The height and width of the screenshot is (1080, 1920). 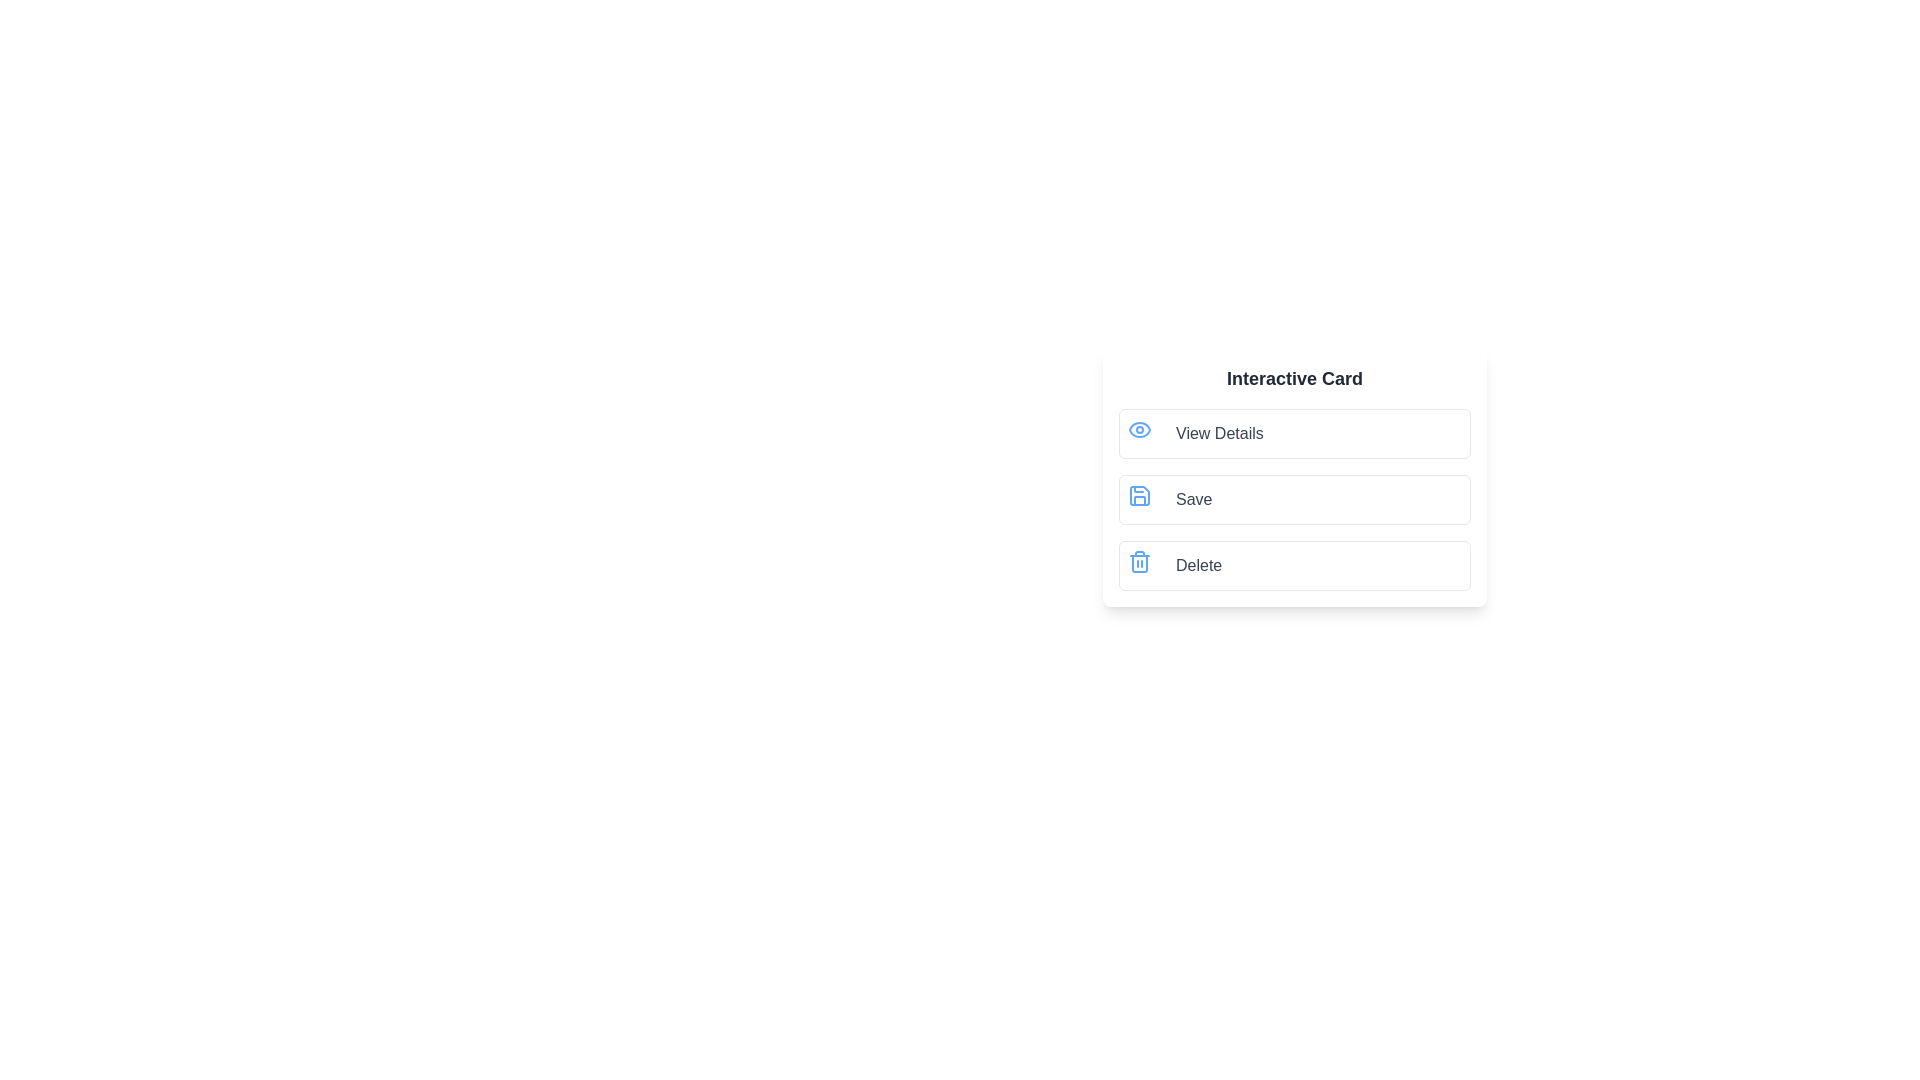 What do you see at coordinates (1295, 499) in the screenshot?
I see `the 'Save' button located in the 'Interactive Card'` at bounding box center [1295, 499].